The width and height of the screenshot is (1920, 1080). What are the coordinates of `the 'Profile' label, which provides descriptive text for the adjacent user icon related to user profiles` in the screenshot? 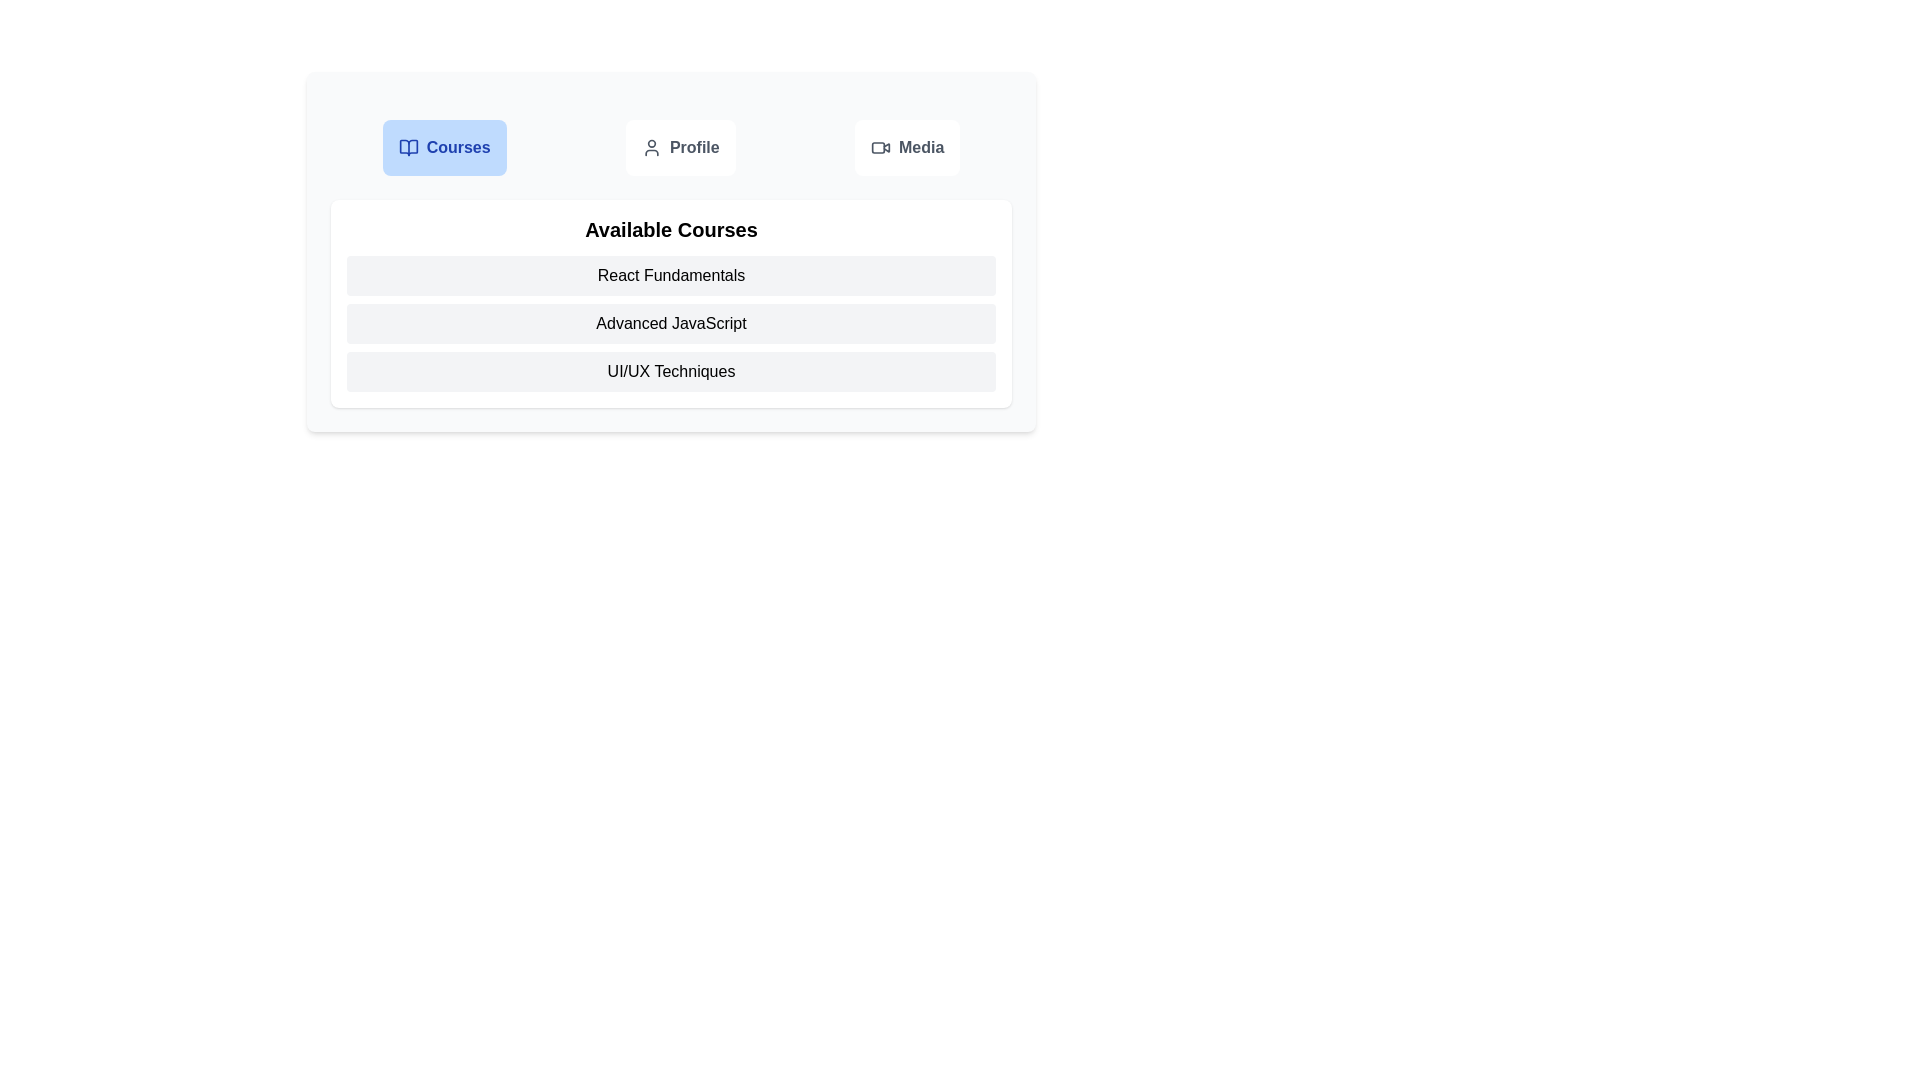 It's located at (694, 146).